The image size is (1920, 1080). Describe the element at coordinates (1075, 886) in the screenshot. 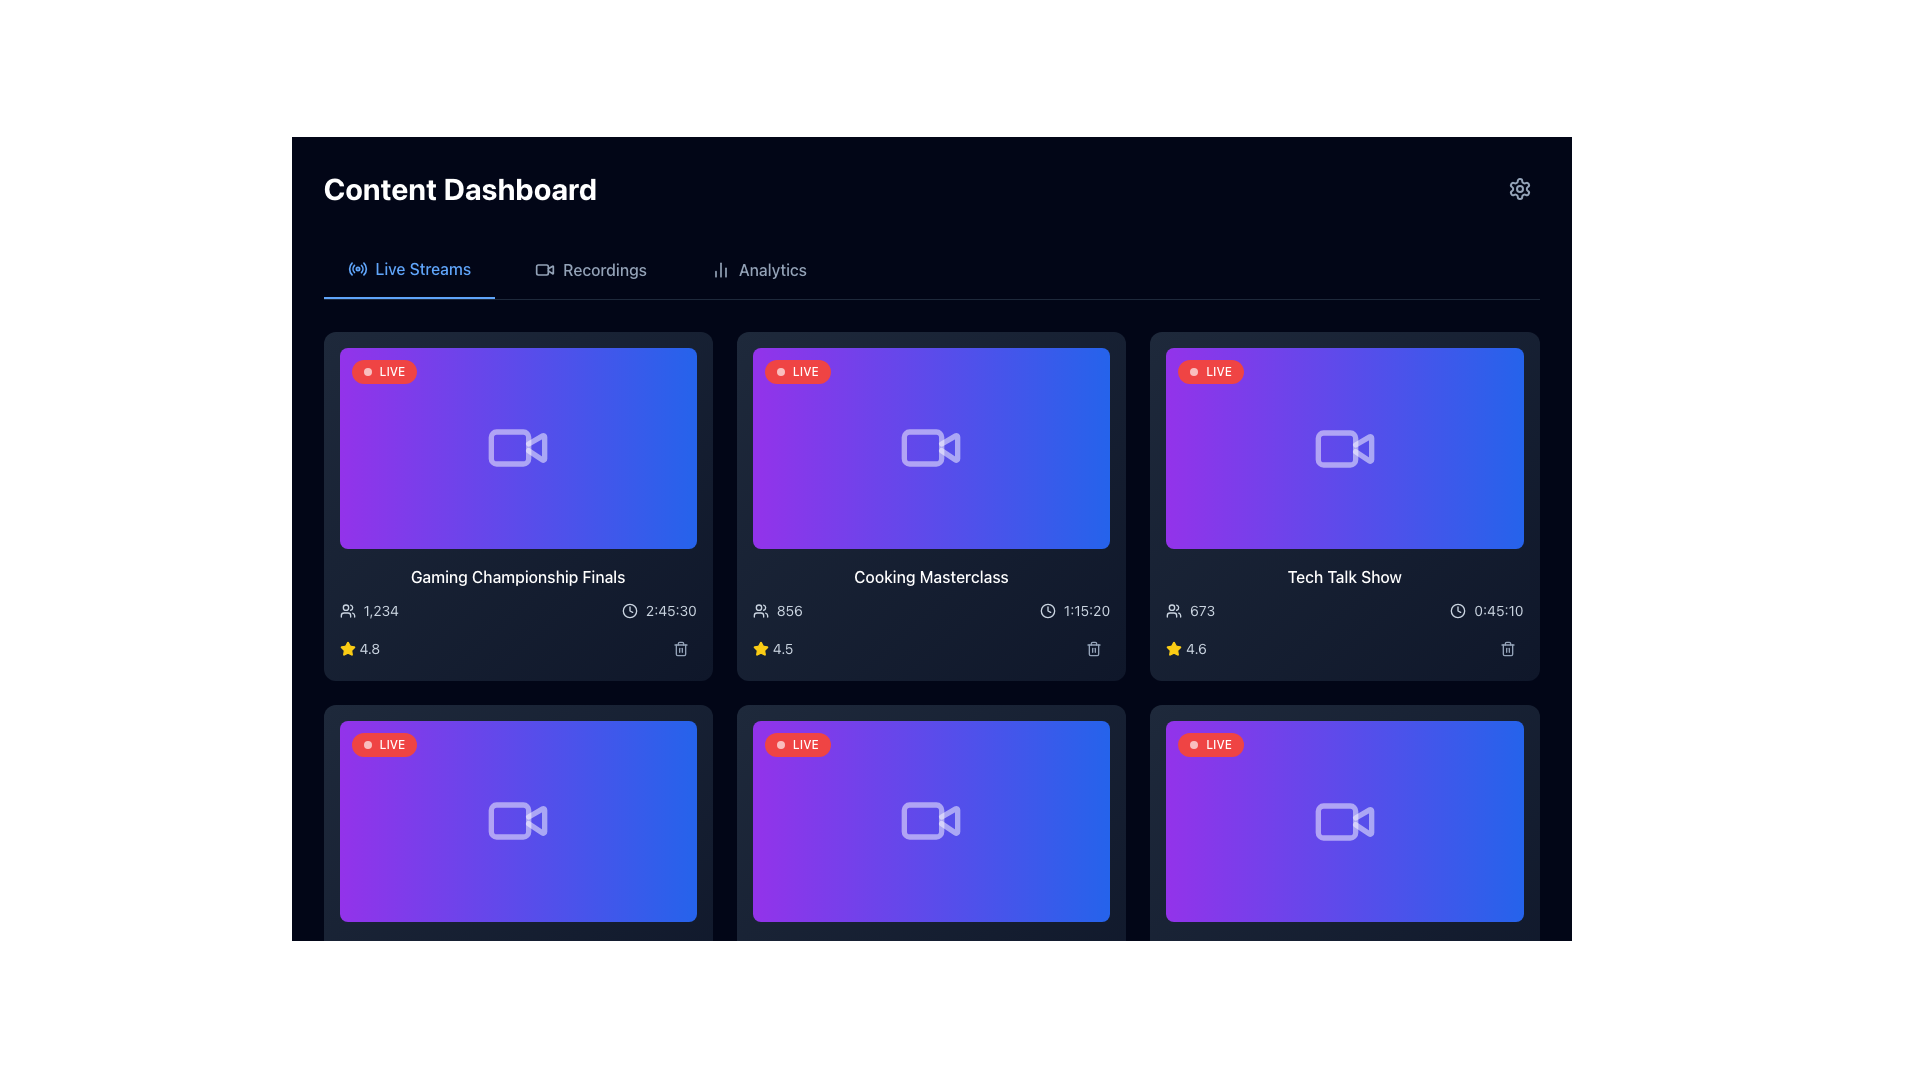

I see `the play button located at the bottom-right corner of the video card with a gradient purple to blue background, which plays the associated video's content when clicked` at that location.